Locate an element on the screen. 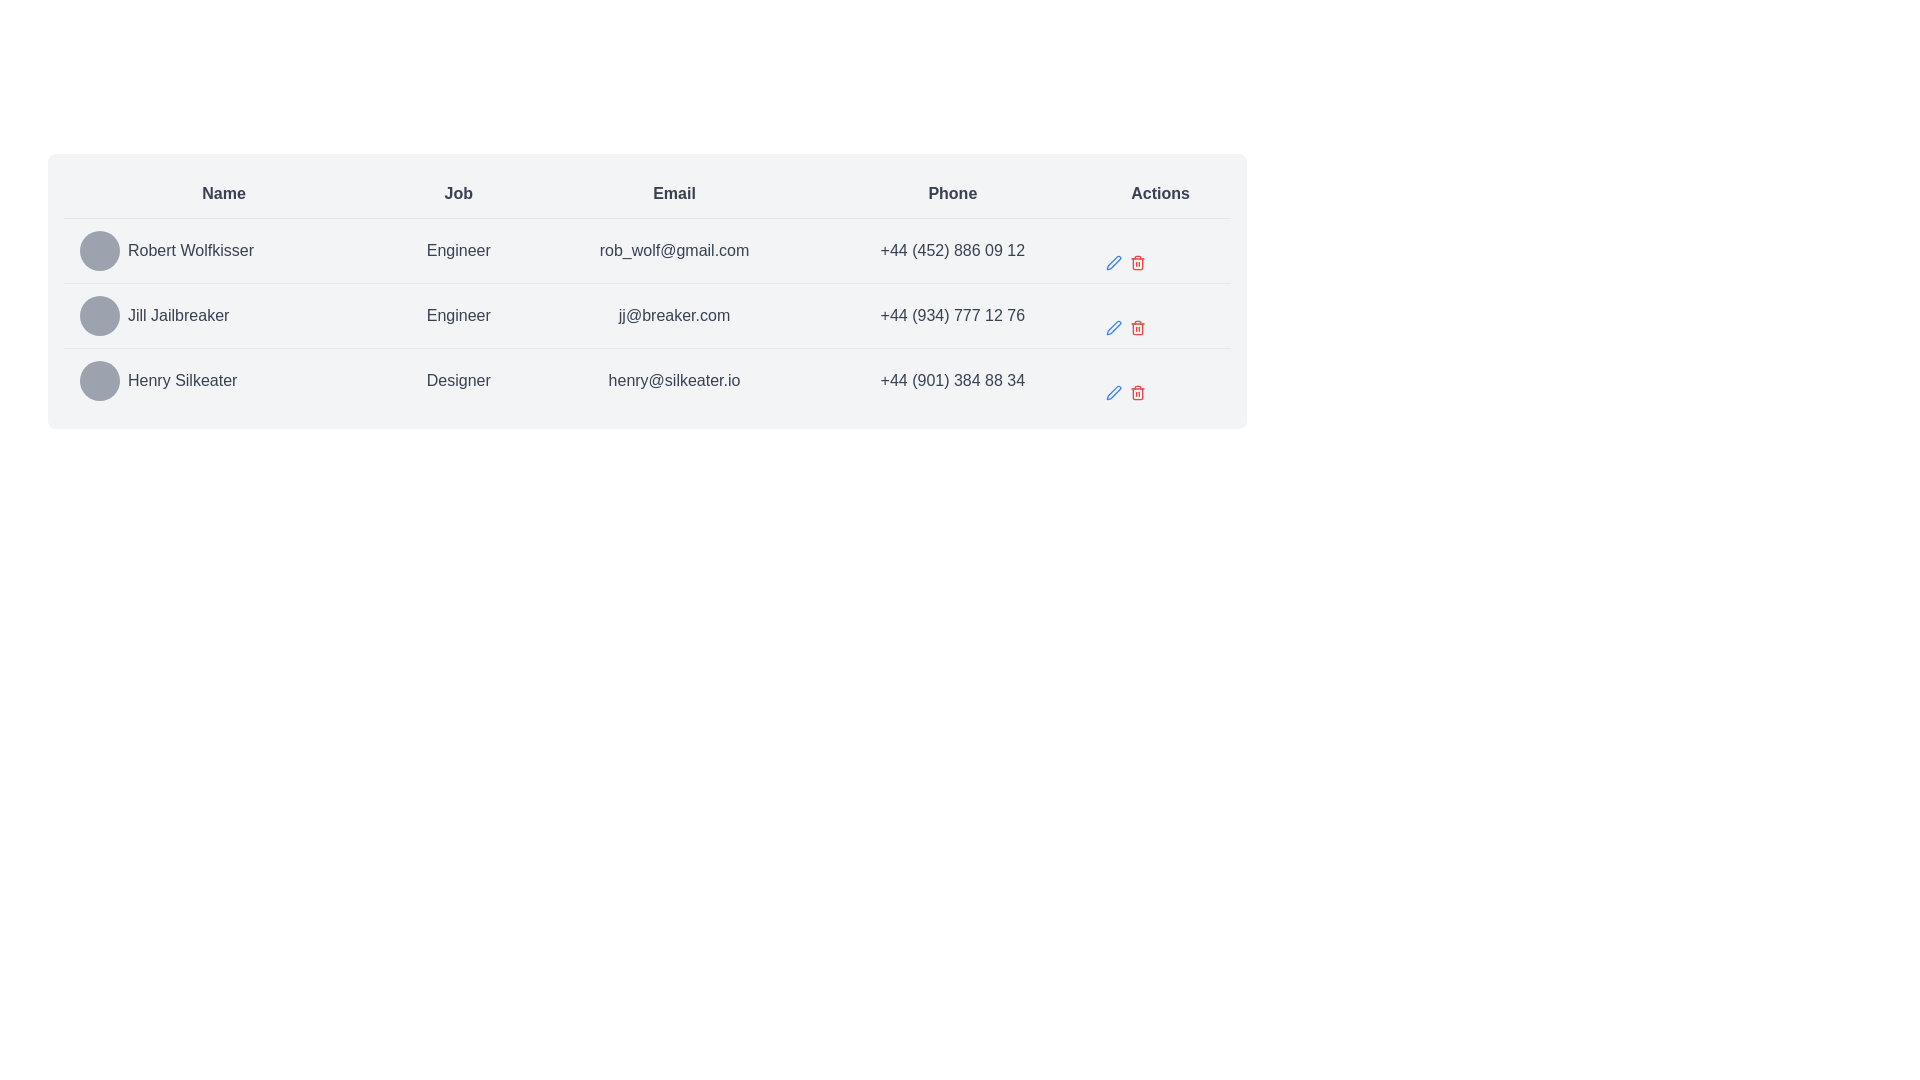 The image size is (1920, 1080). the second row of the table, which includes an individual's details and is located between the rows for 'Robert Wolfkisser' and 'Henry Silkeater' is located at coordinates (647, 315).